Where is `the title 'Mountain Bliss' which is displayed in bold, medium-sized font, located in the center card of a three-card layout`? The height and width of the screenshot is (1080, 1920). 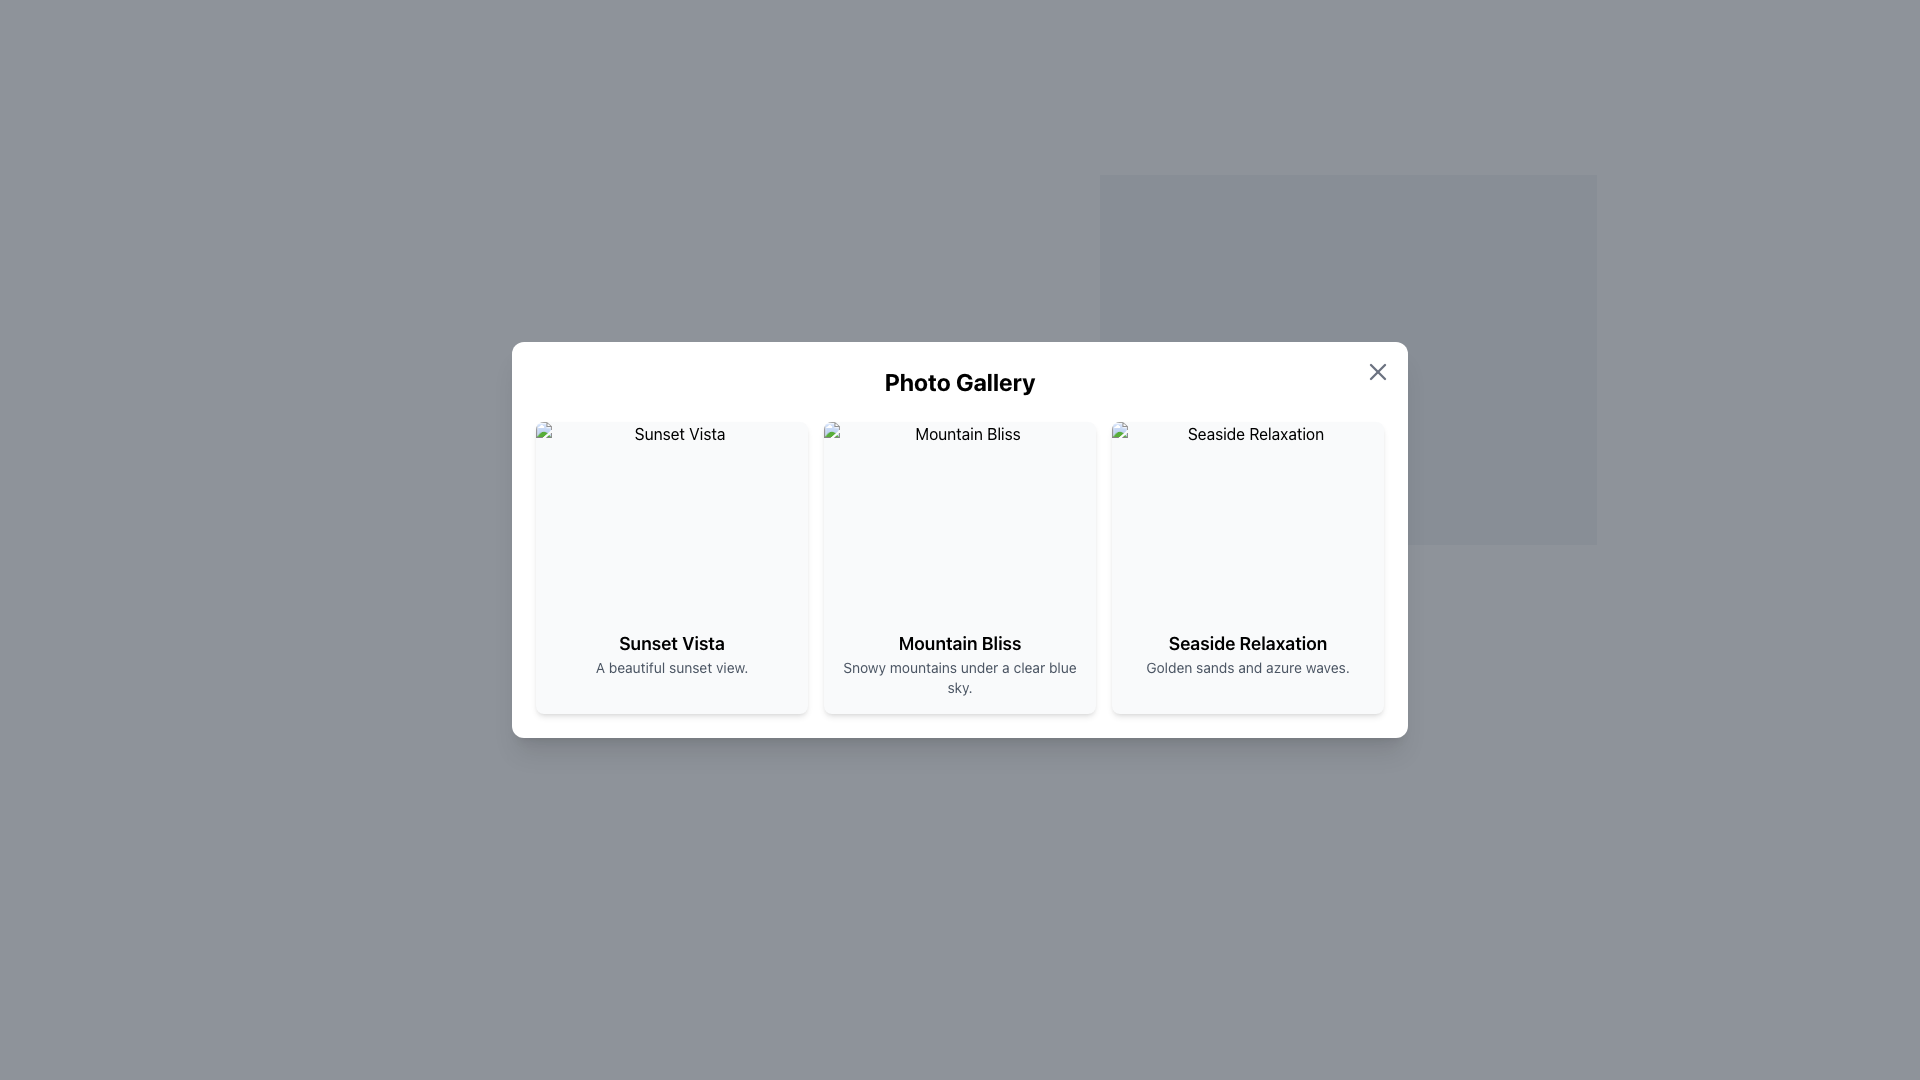 the title 'Mountain Bliss' which is displayed in bold, medium-sized font, located in the center card of a three-card layout is located at coordinates (960, 644).